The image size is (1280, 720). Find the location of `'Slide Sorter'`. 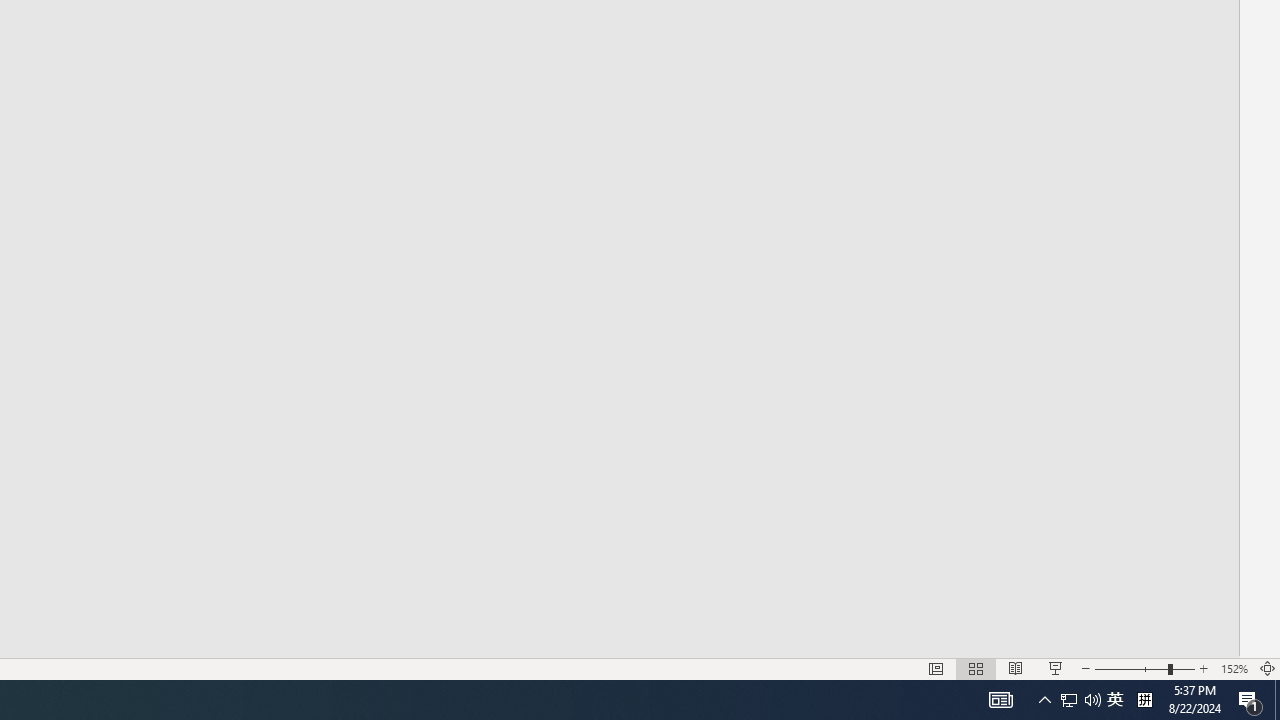

'Slide Sorter' is located at coordinates (976, 669).